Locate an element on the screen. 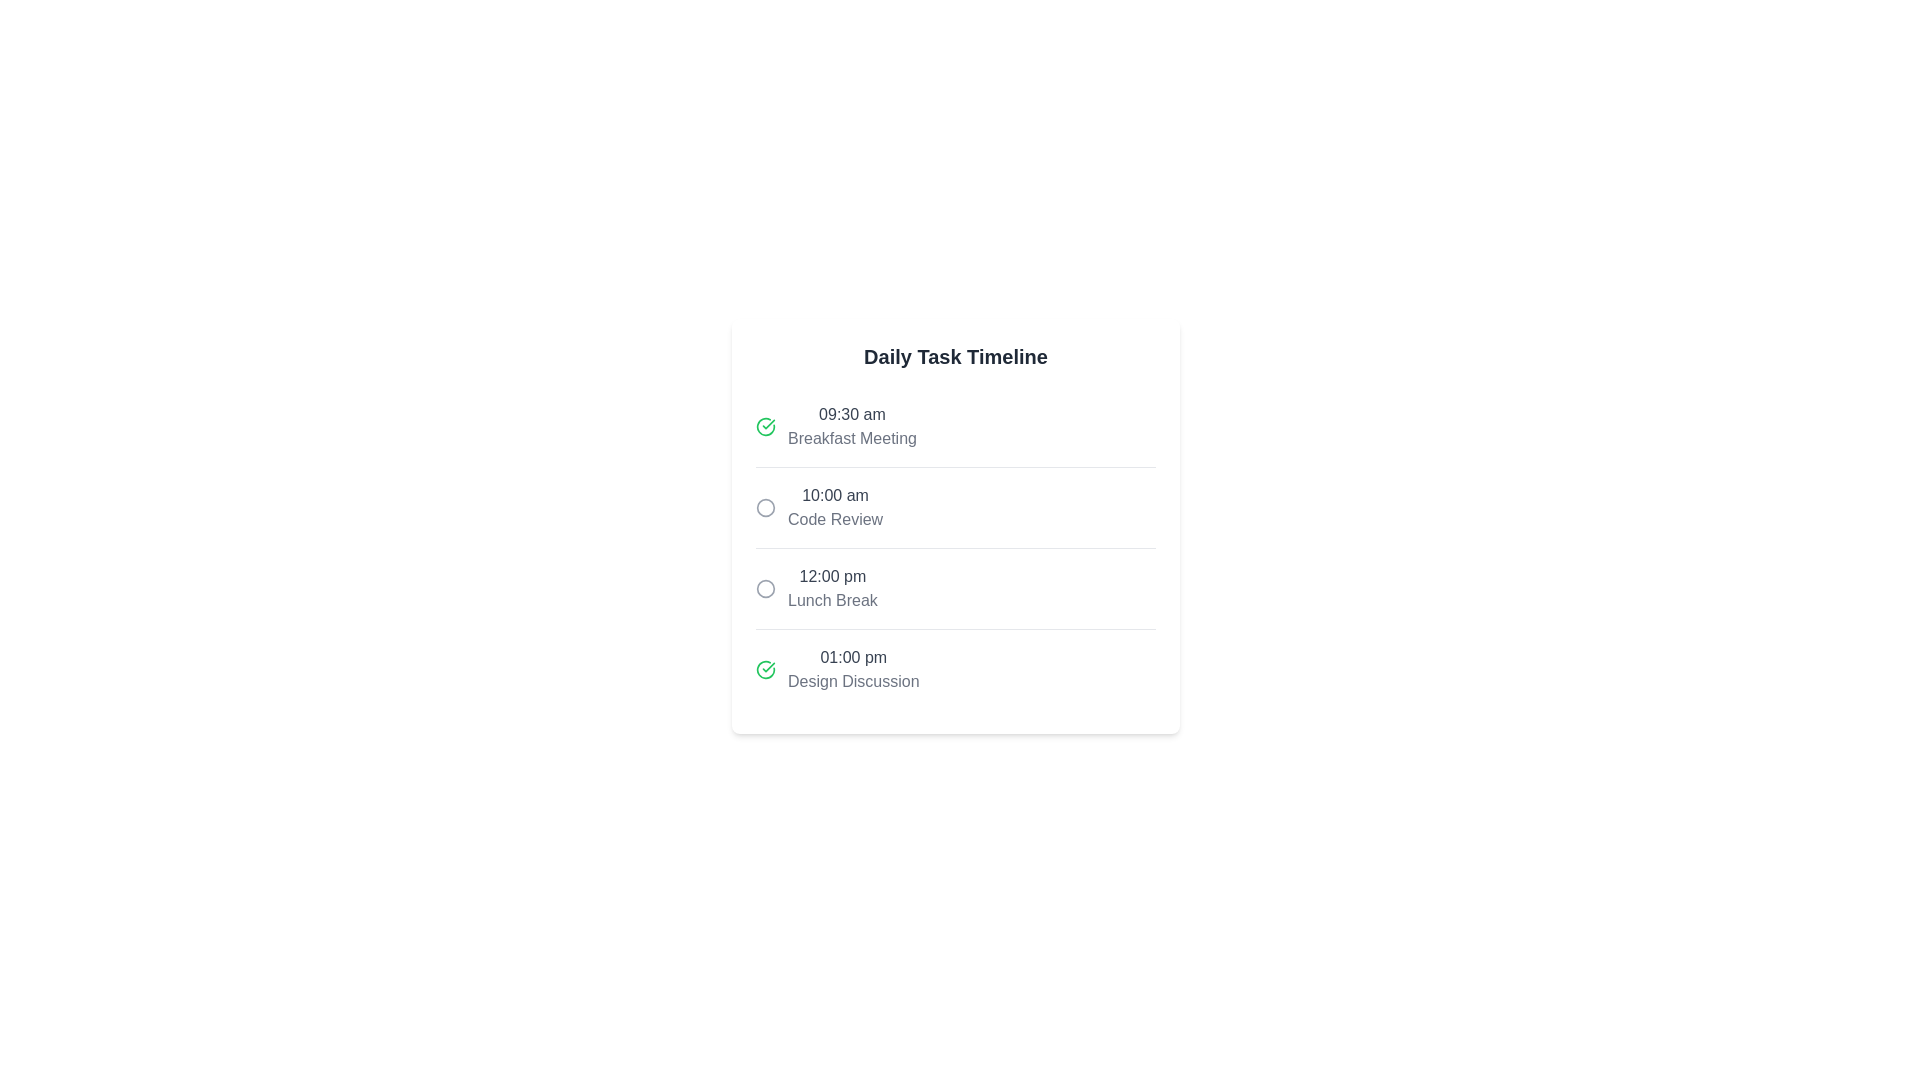 The width and height of the screenshot is (1920, 1080). the static text label 'Code Review' that indicates the scheduled activity for '10:00 am' on the timeline interface is located at coordinates (835, 519).